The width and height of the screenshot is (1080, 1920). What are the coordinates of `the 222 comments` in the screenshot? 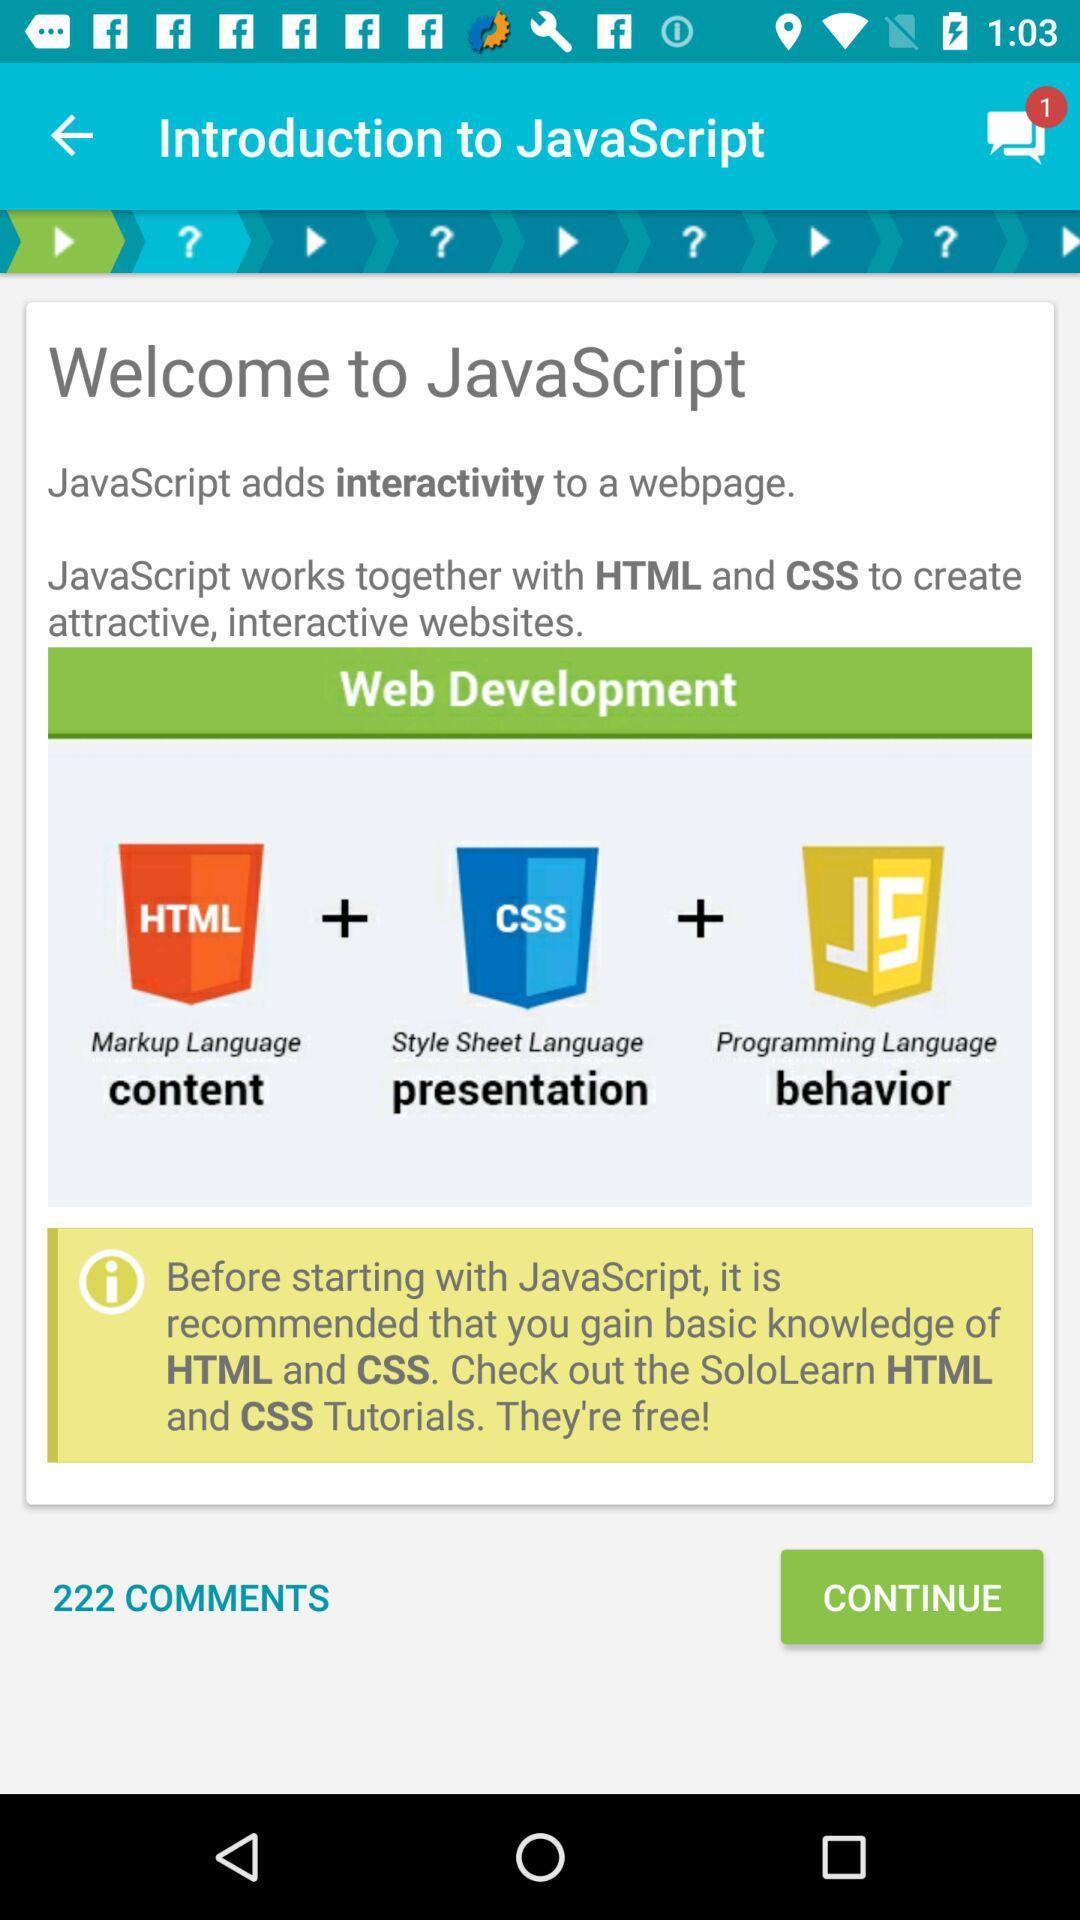 It's located at (191, 1595).